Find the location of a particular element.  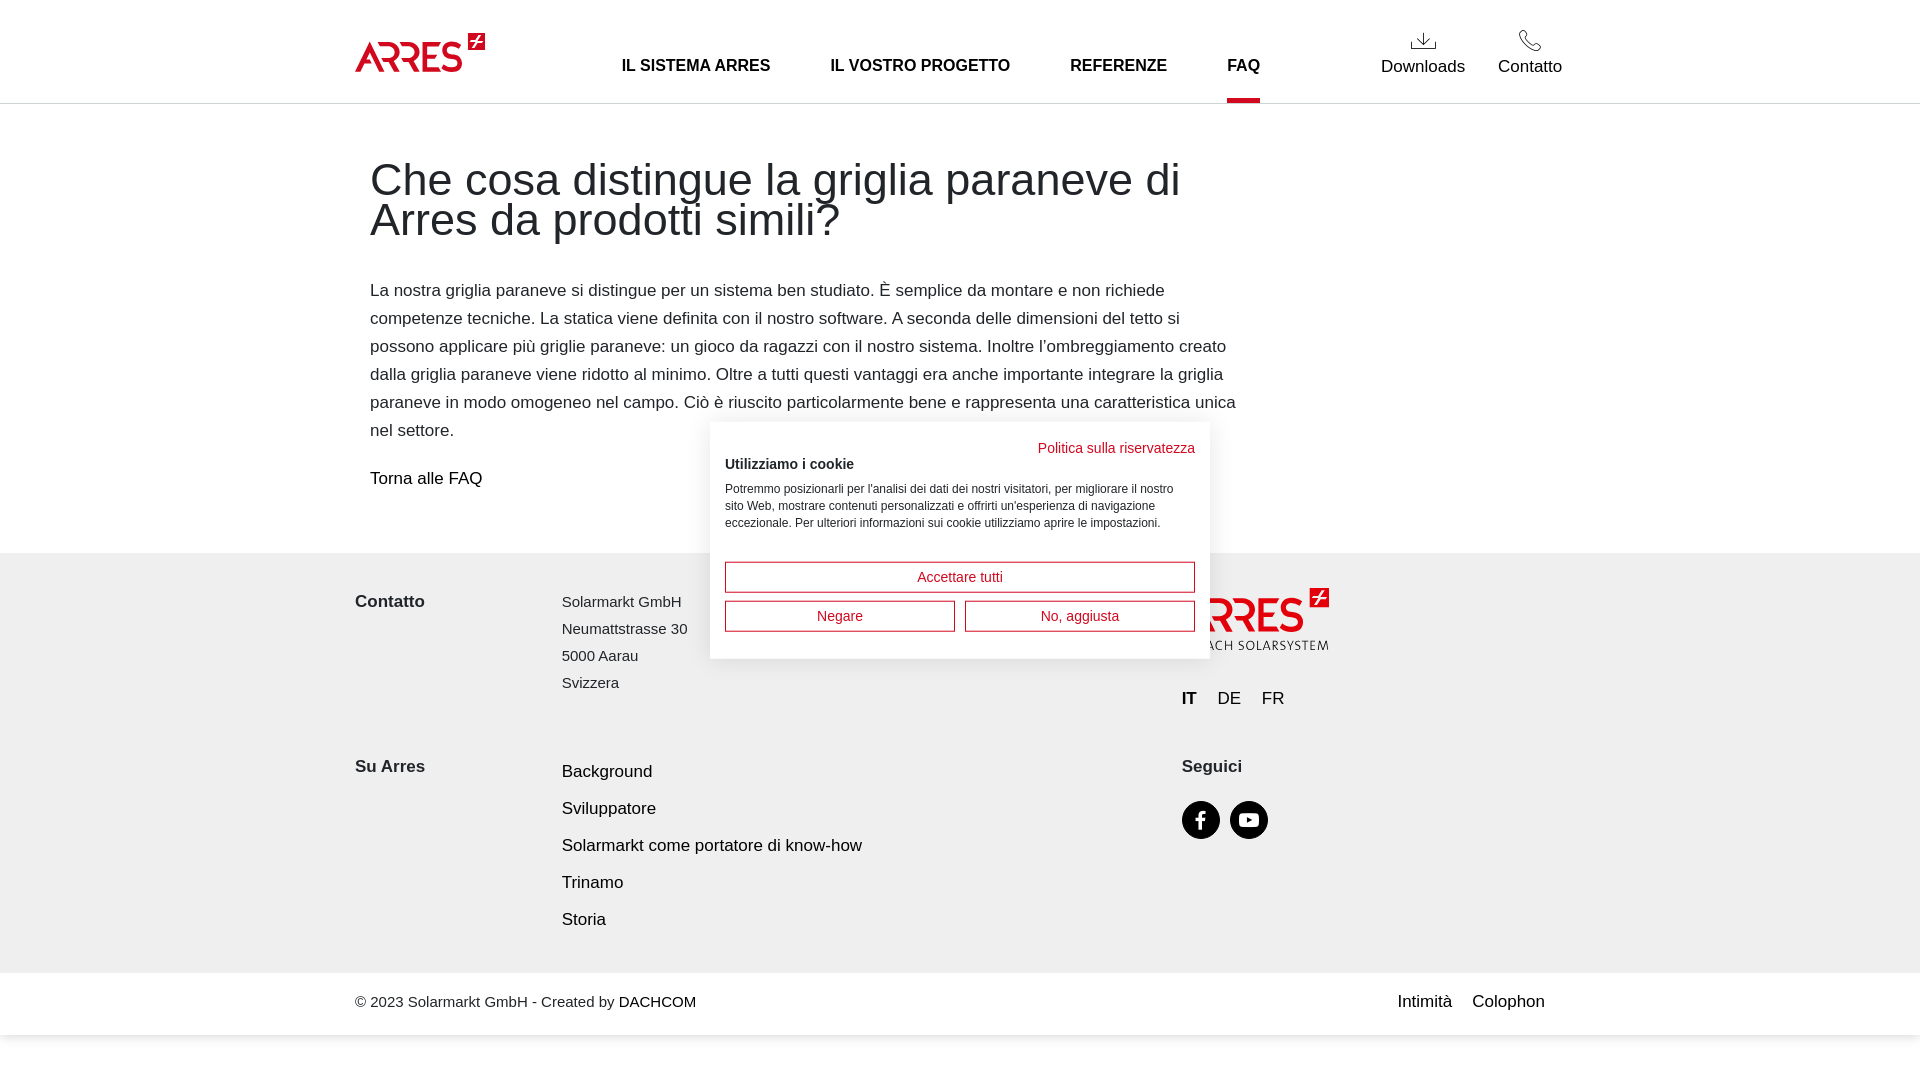

'Background' is located at coordinates (560, 770).